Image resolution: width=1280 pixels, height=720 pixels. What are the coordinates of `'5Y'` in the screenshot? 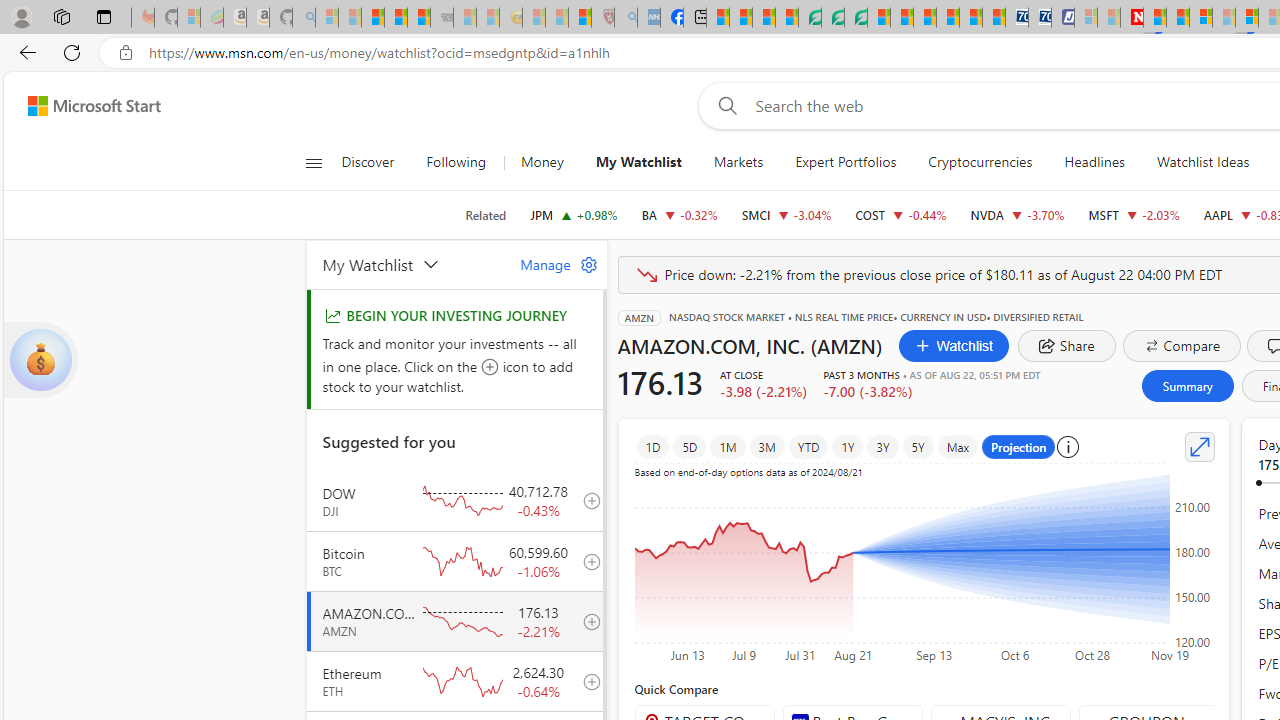 It's located at (917, 446).